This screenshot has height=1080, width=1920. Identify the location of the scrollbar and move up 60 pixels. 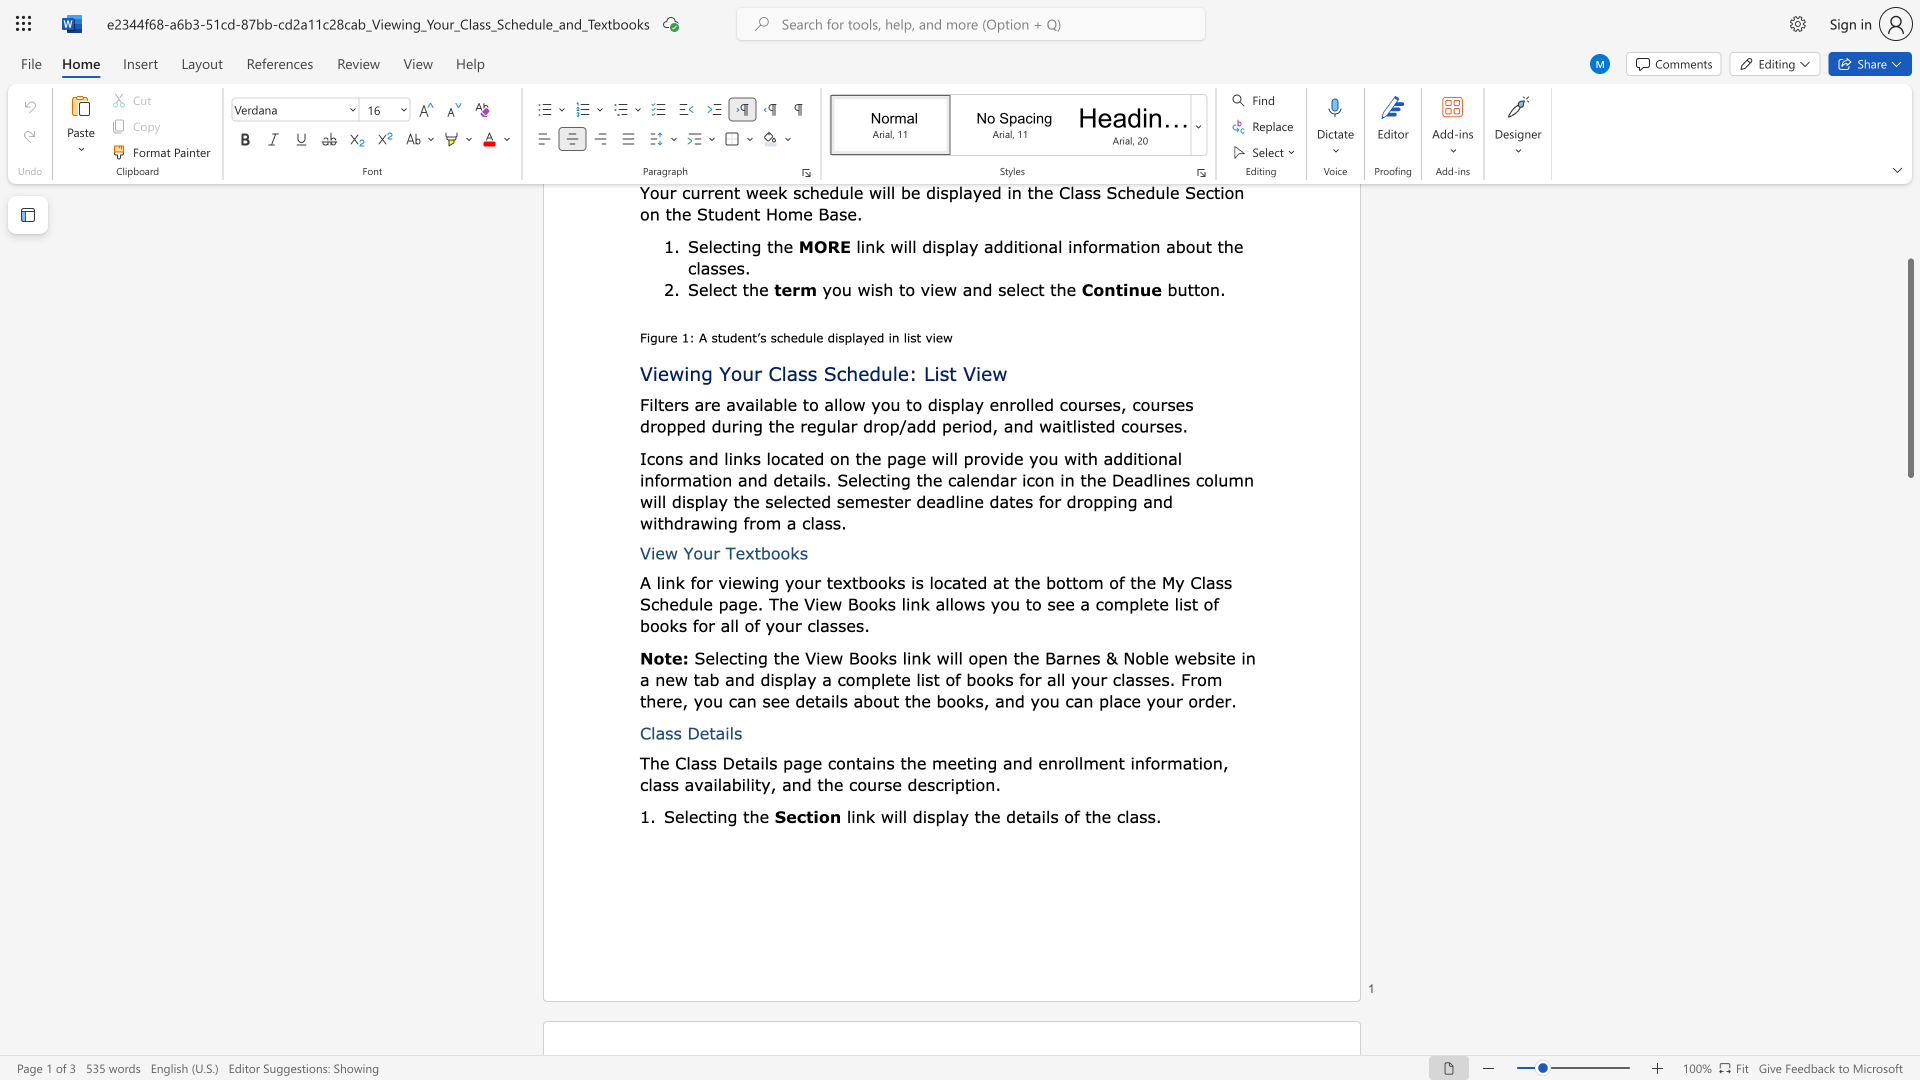
(1909, 368).